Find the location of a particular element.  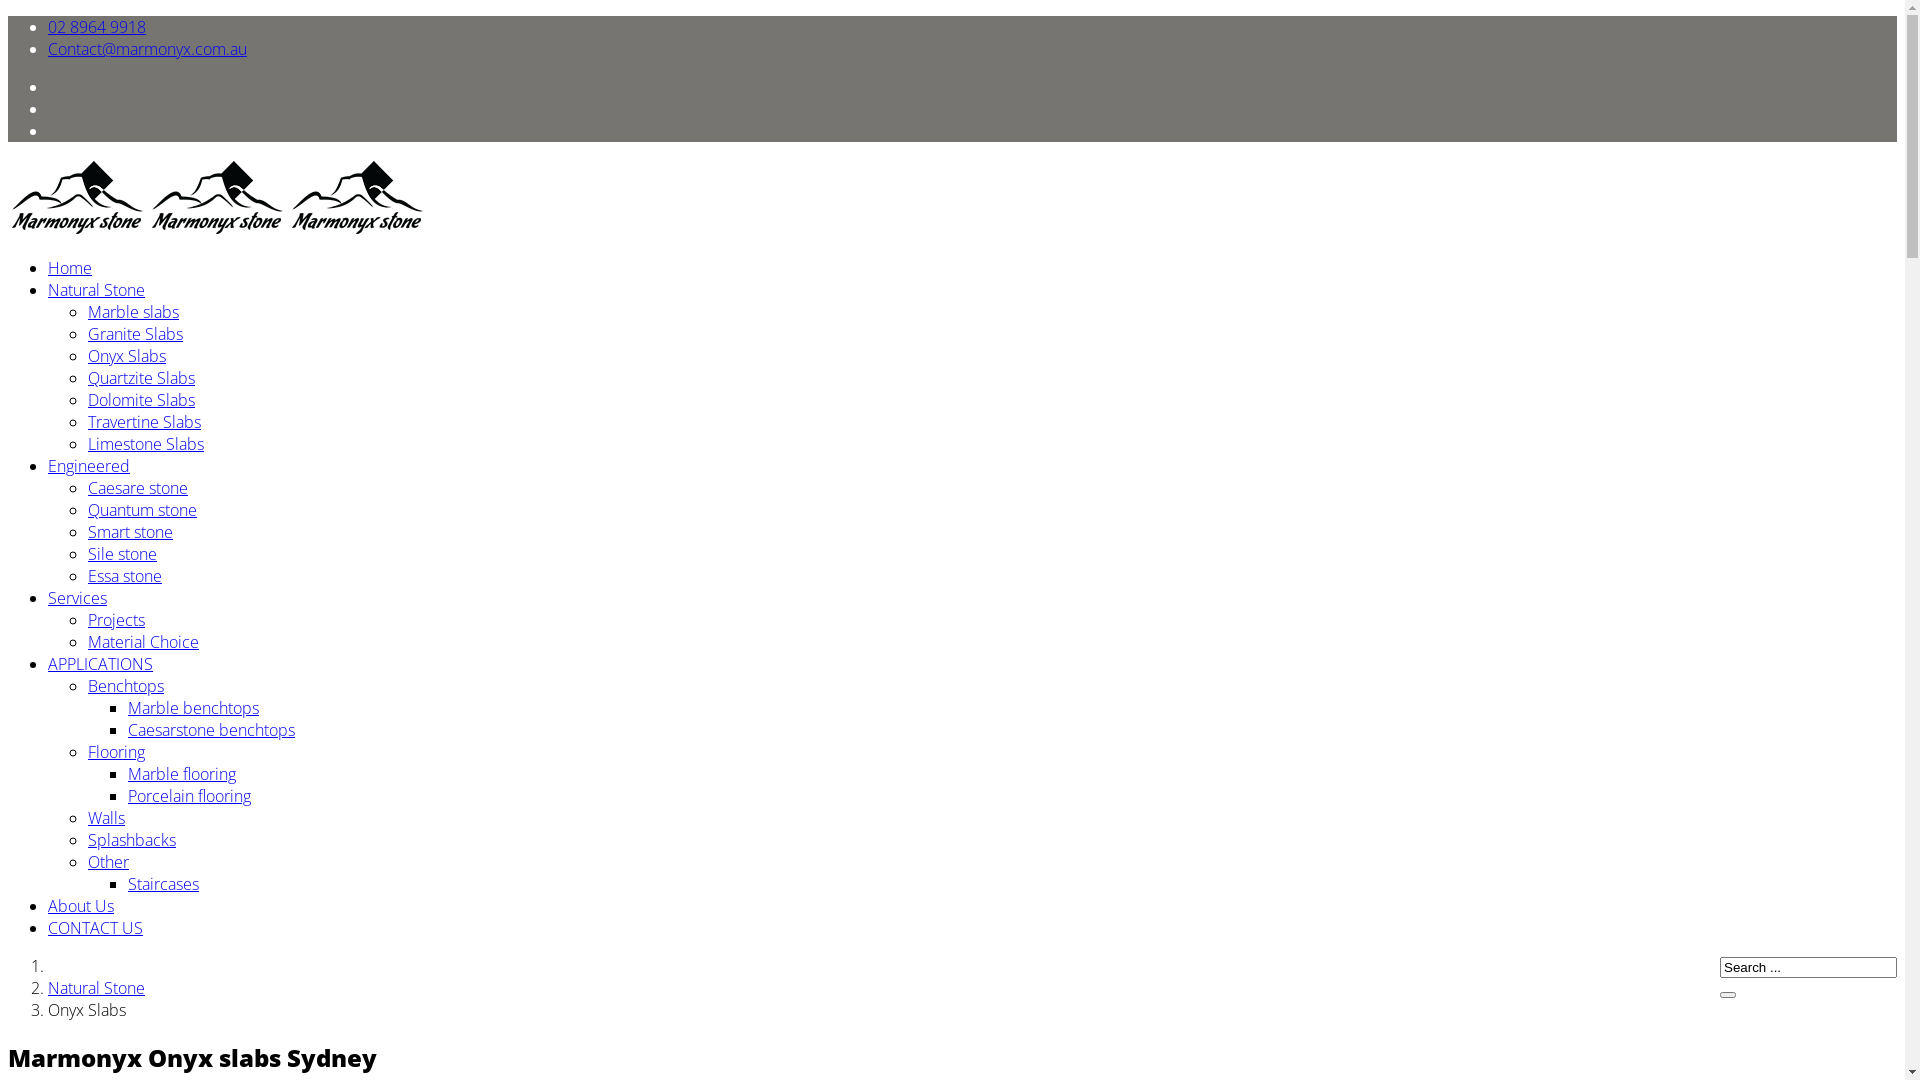

'Search' is located at coordinates (1727, 995).